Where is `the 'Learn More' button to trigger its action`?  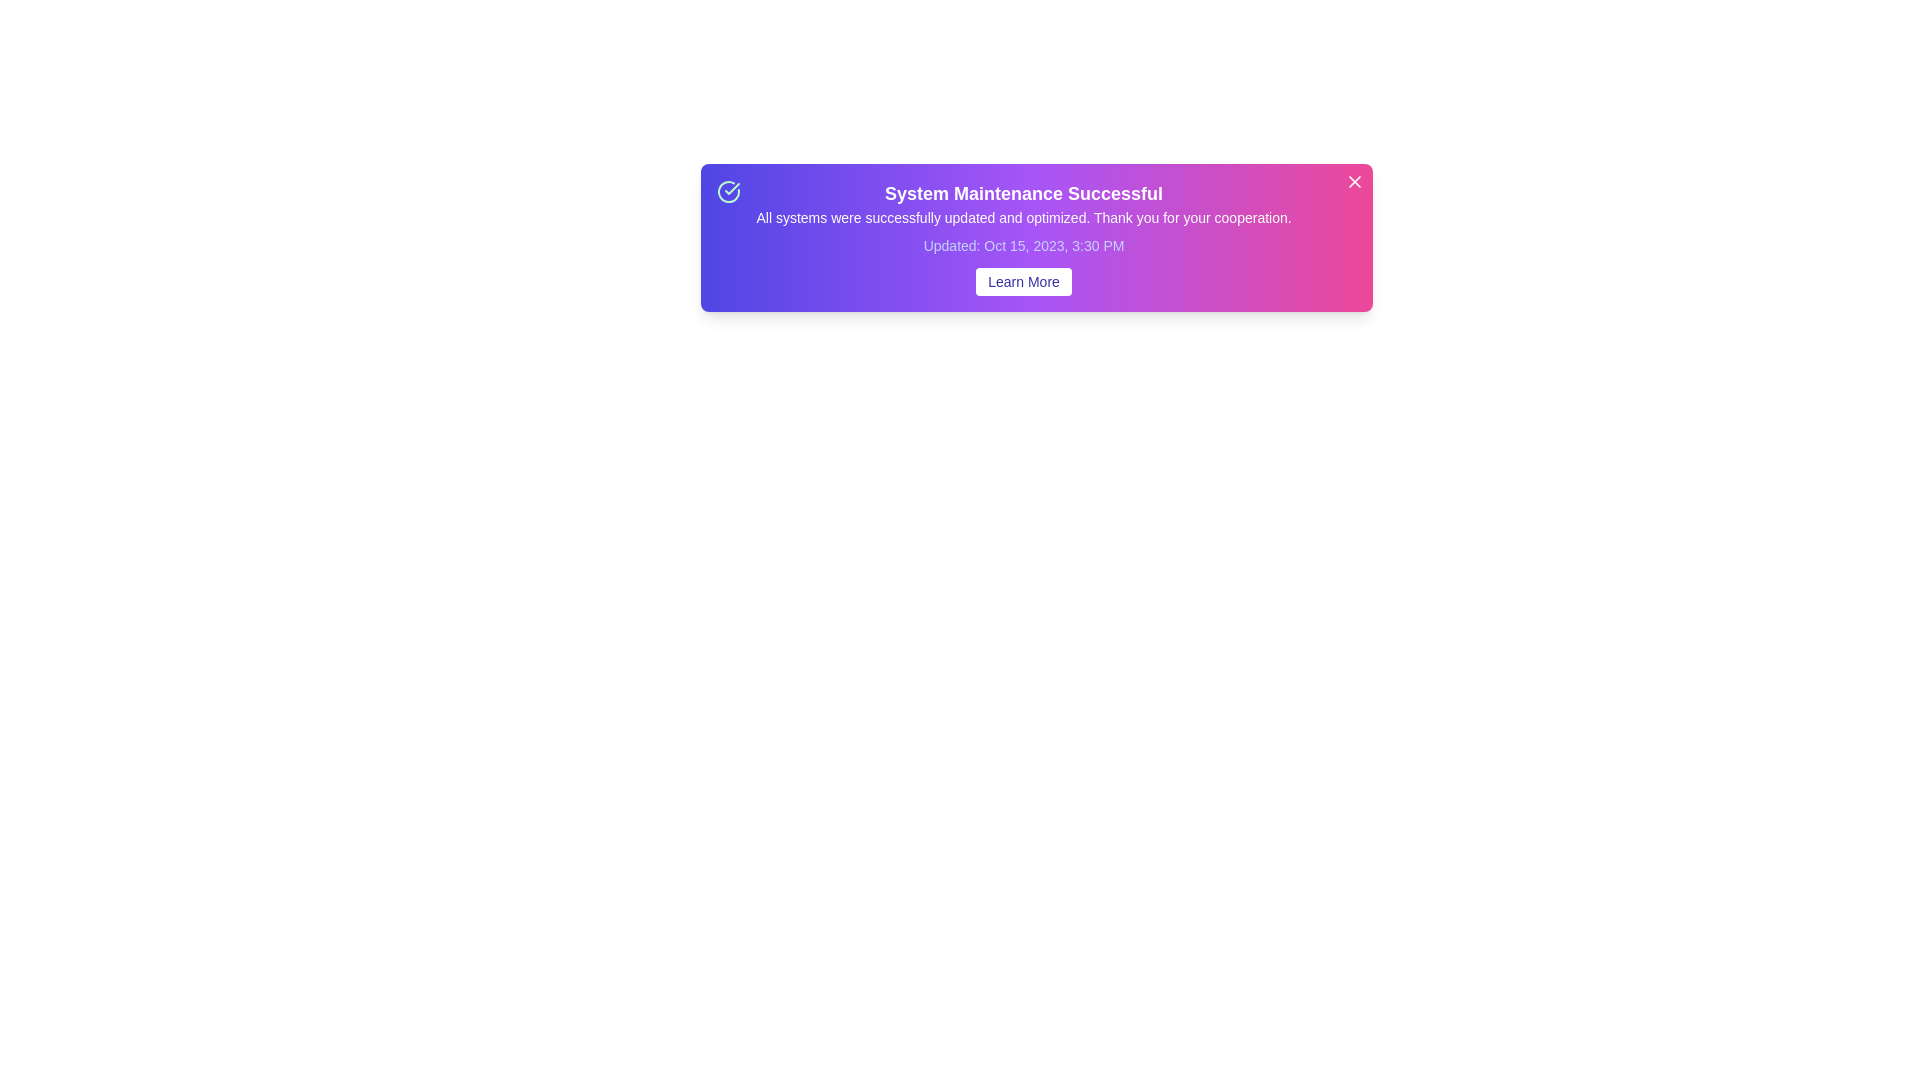 the 'Learn More' button to trigger its action is located at coordinates (1024, 281).